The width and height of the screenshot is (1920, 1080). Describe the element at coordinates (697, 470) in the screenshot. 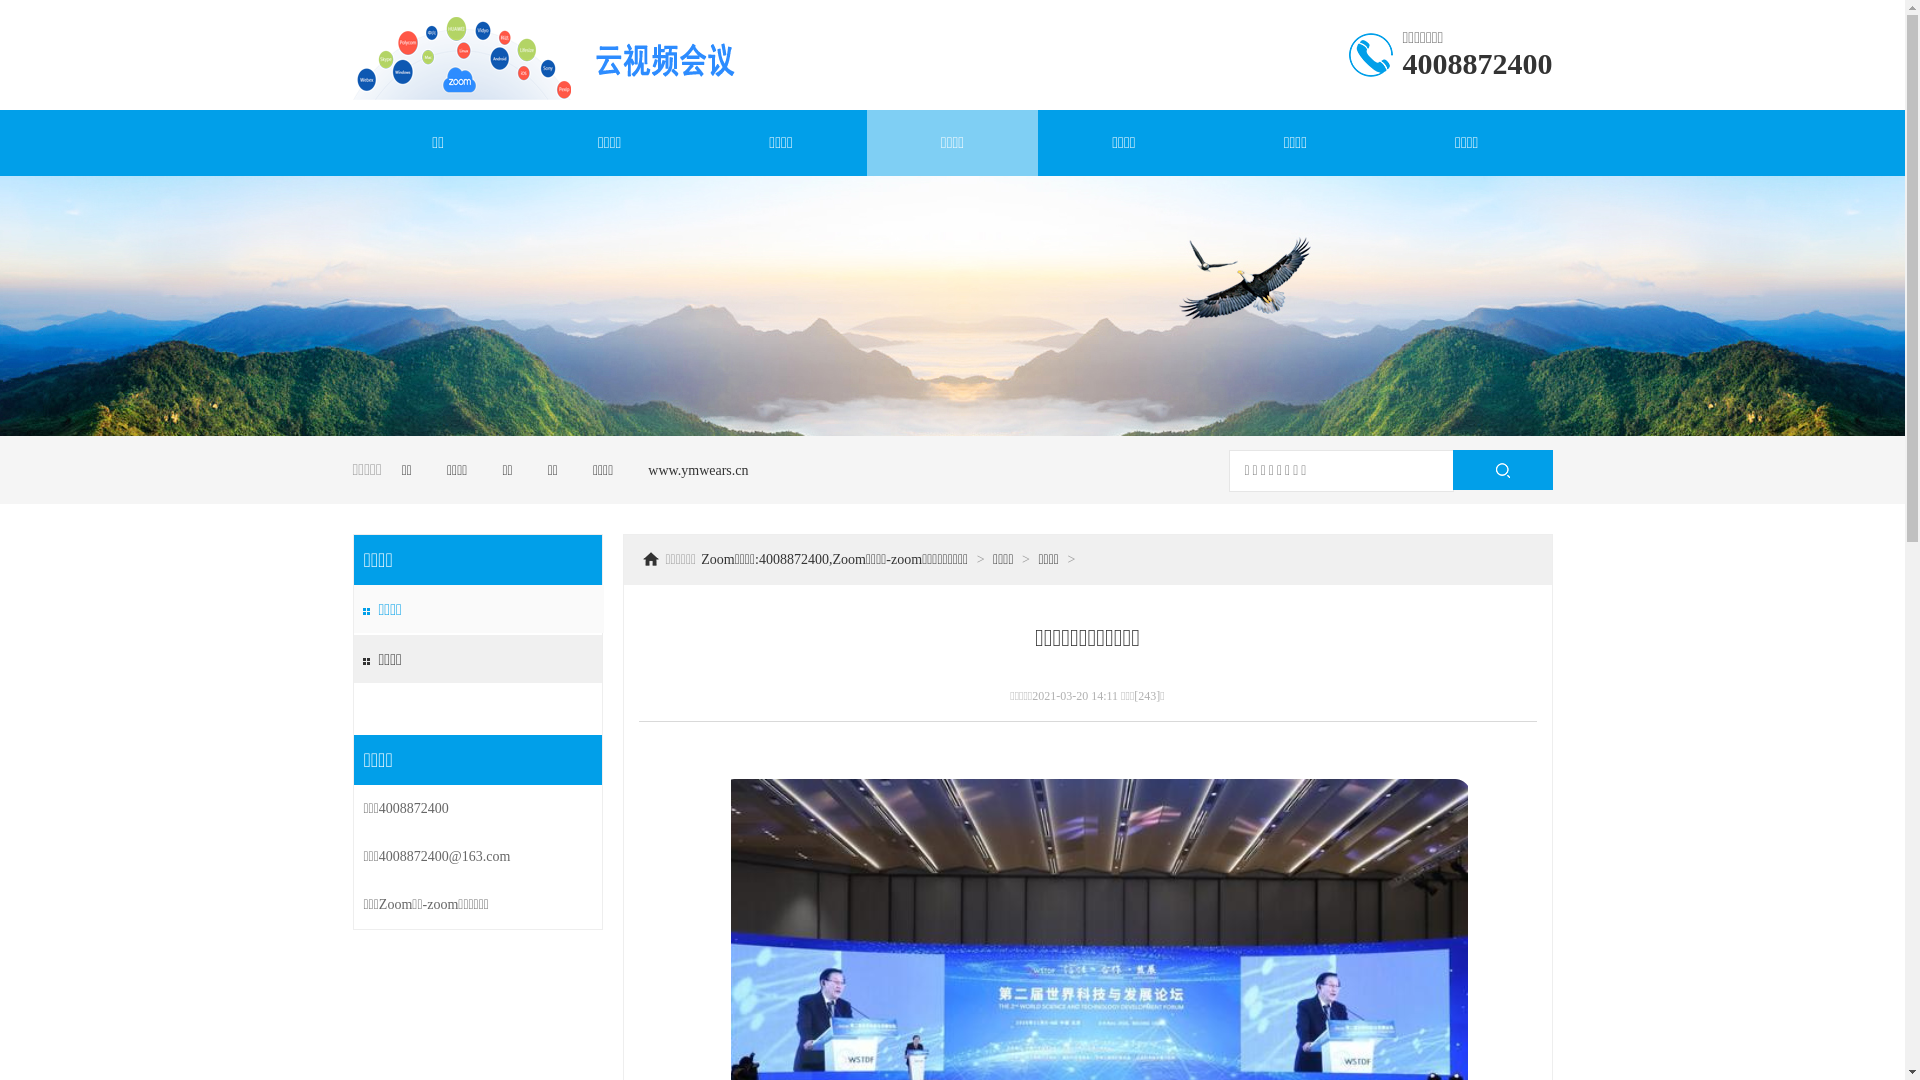

I see `'www.ymwears.cn'` at that location.